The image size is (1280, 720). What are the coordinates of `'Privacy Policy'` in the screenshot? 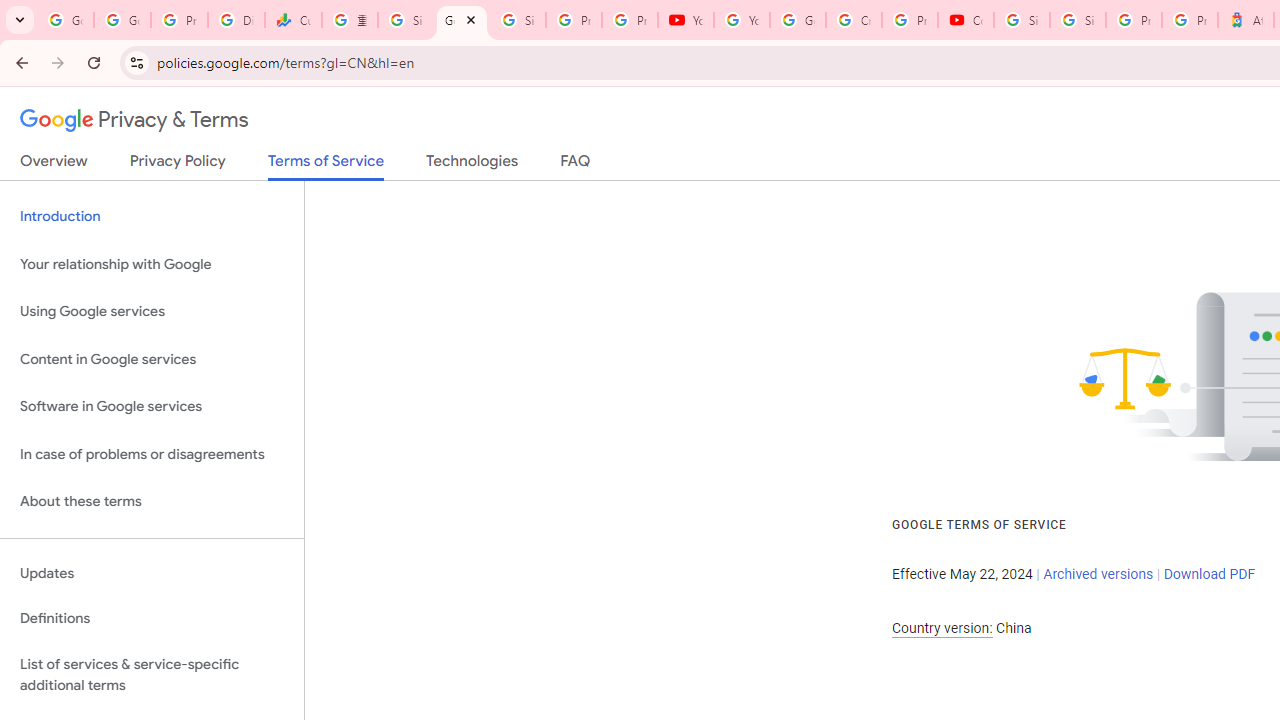 It's located at (177, 164).